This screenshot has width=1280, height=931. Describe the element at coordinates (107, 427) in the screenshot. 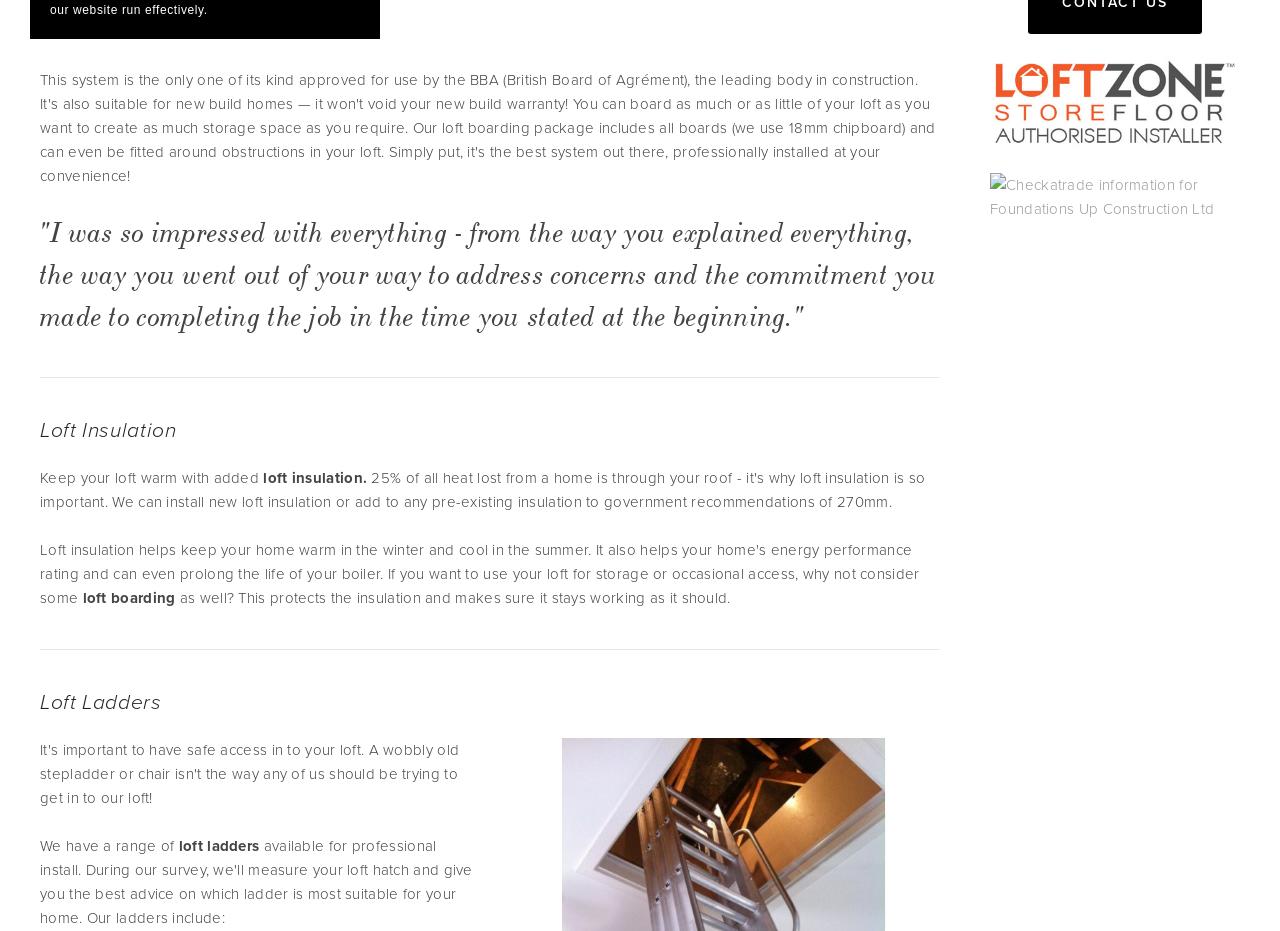

I see `'Loft Insulation'` at that location.